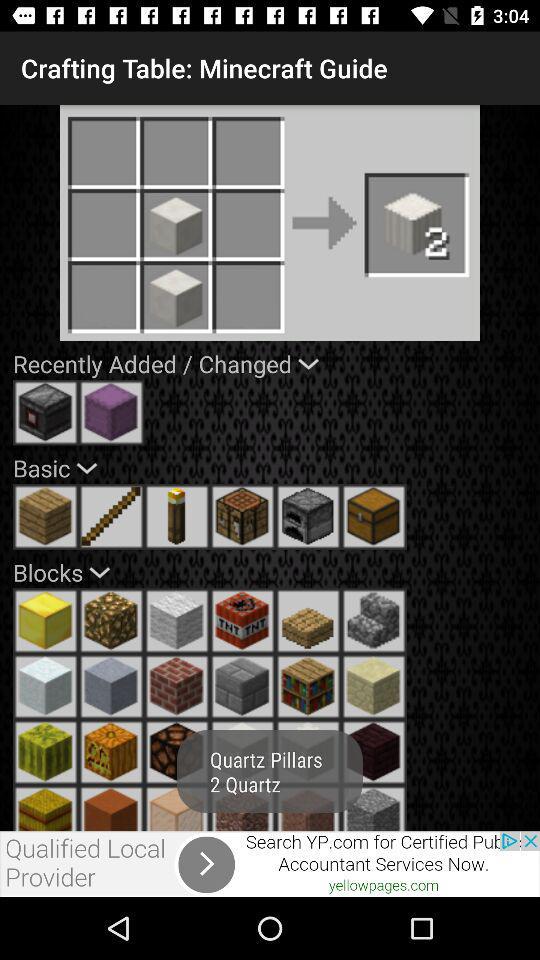  What do you see at coordinates (374, 751) in the screenshot?
I see `the symbol` at bounding box center [374, 751].